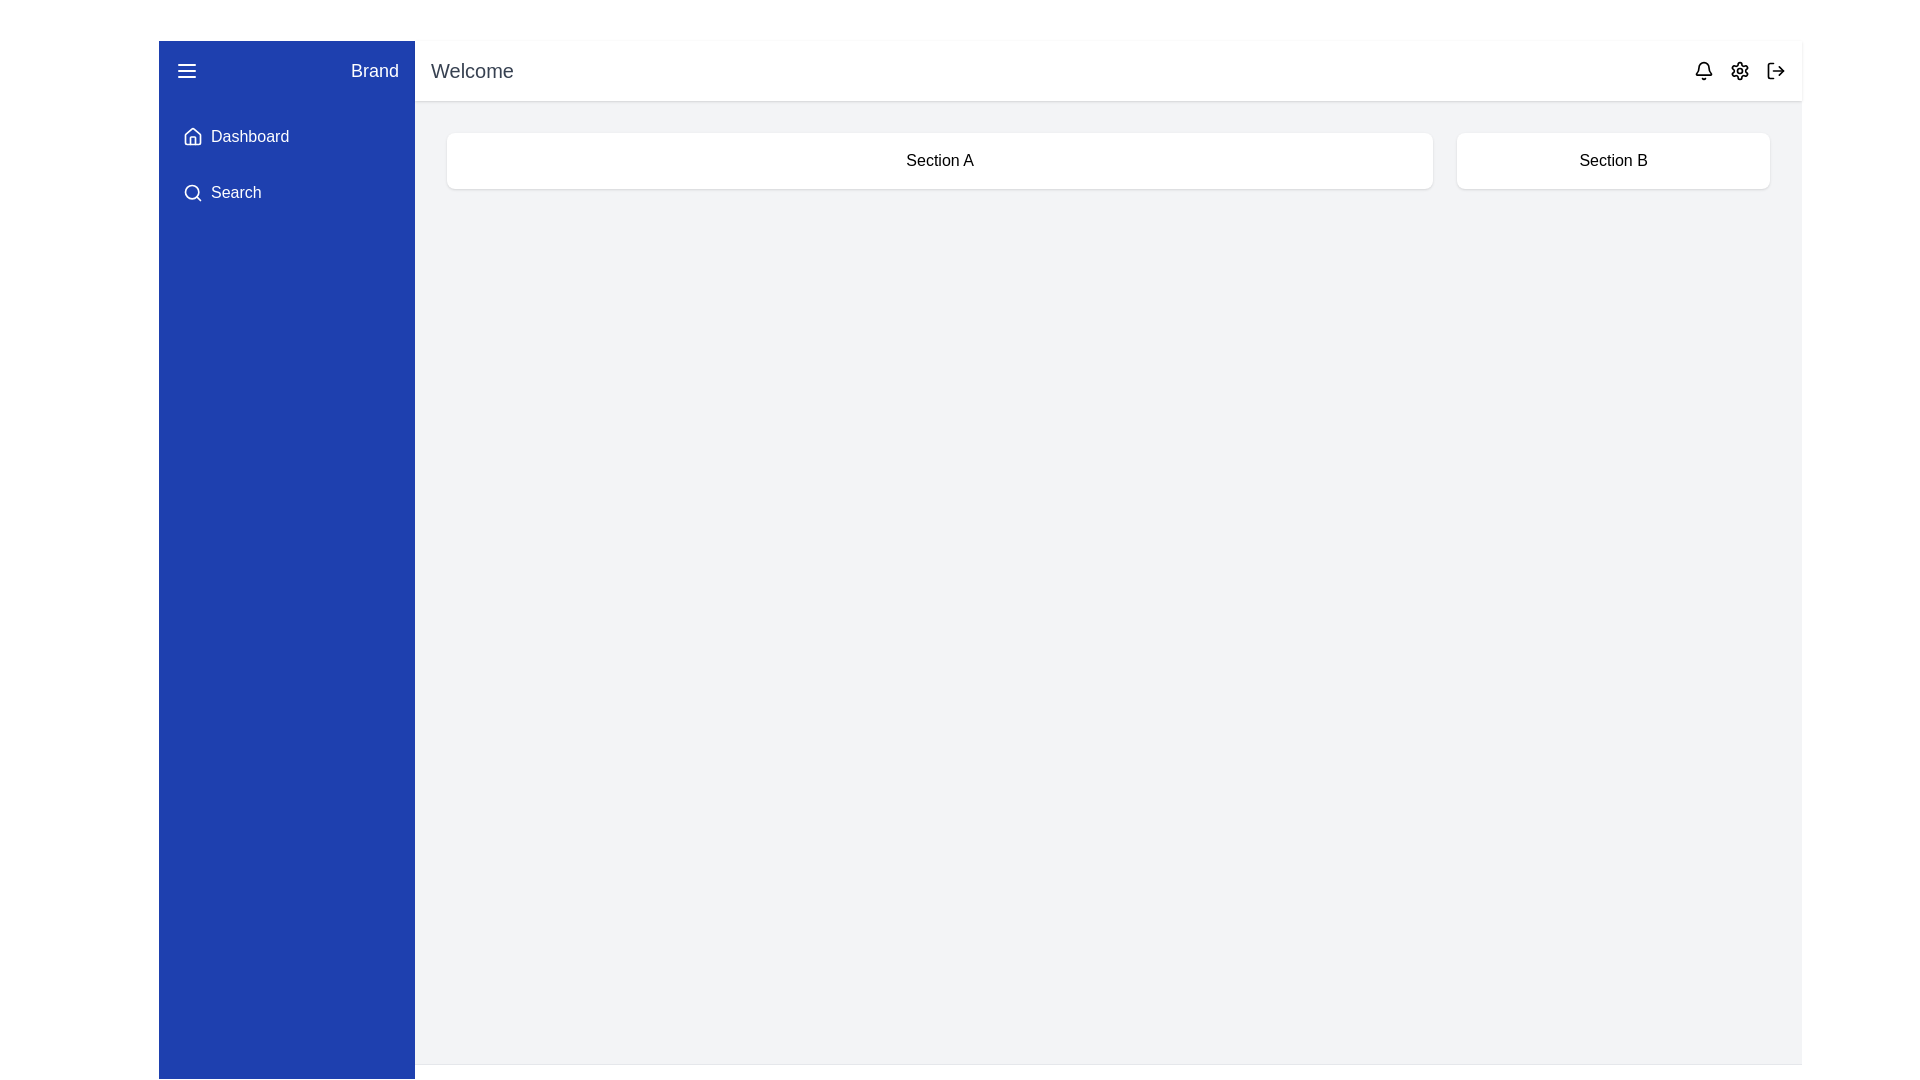 The width and height of the screenshot is (1920, 1080). I want to click on the hamburger menu icon, which consists of three horizontally aligned white lines on a blue background, so click(187, 69).